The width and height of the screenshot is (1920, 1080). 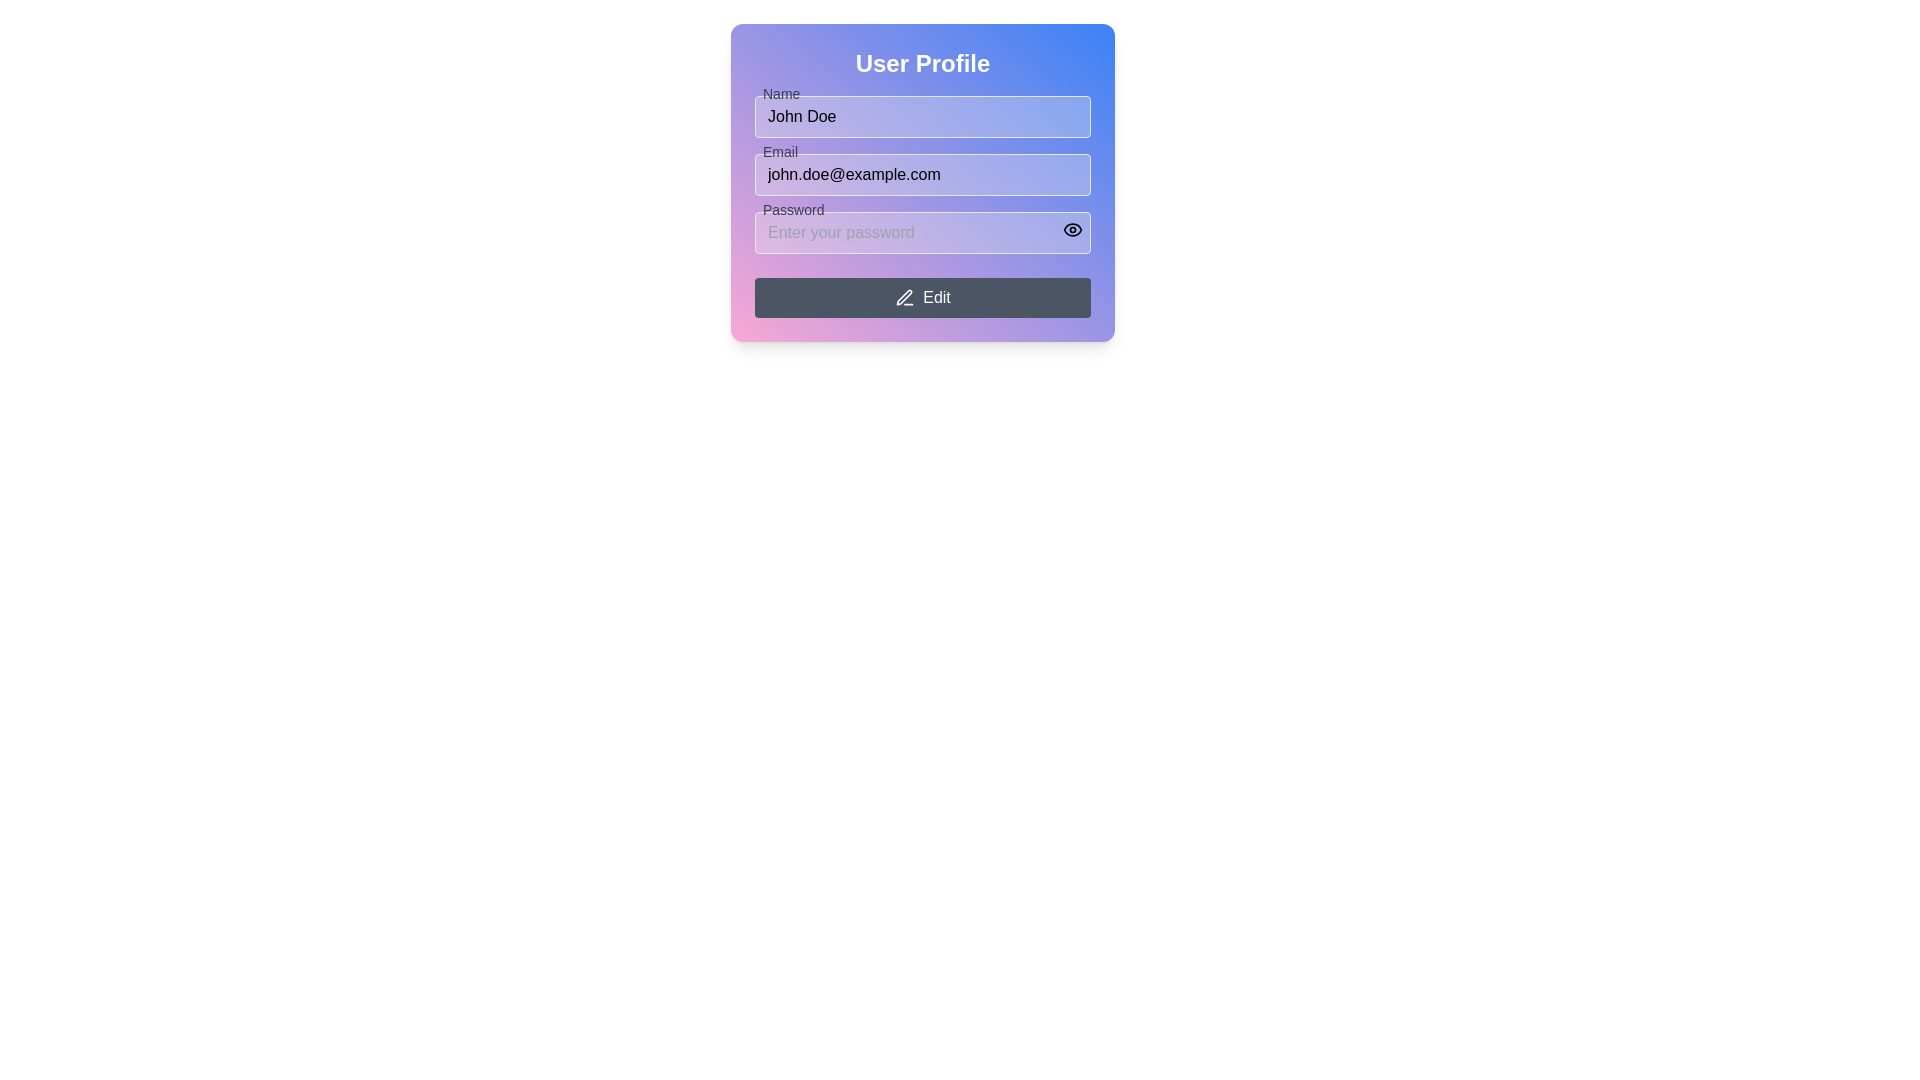 What do you see at coordinates (779, 150) in the screenshot?
I see `the 'Email' label, which is a small-sized light gray text positioned above the email input field and aligned to the left` at bounding box center [779, 150].